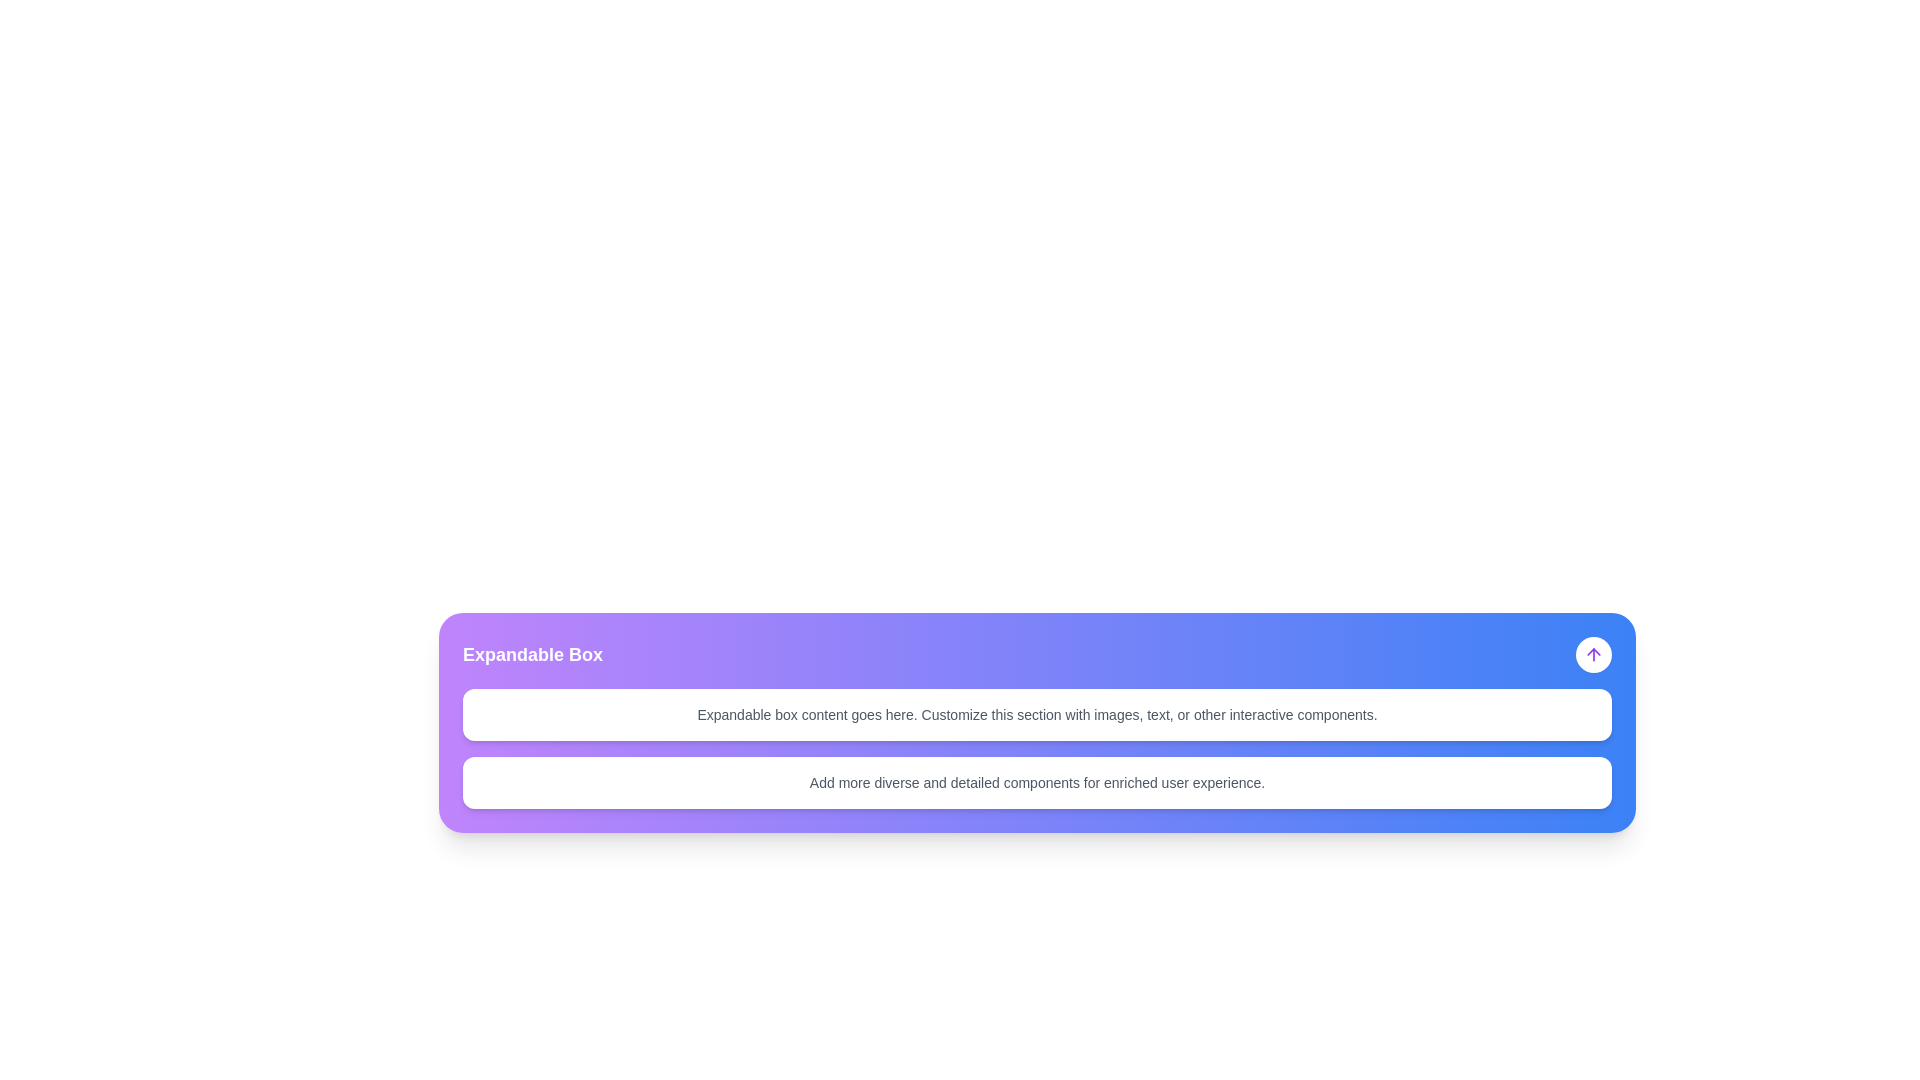 This screenshot has height=1080, width=1920. I want to click on the Text block that serves as a textual information display in the second section of the 'Expandable Box' with a light purple background, so click(1037, 782).